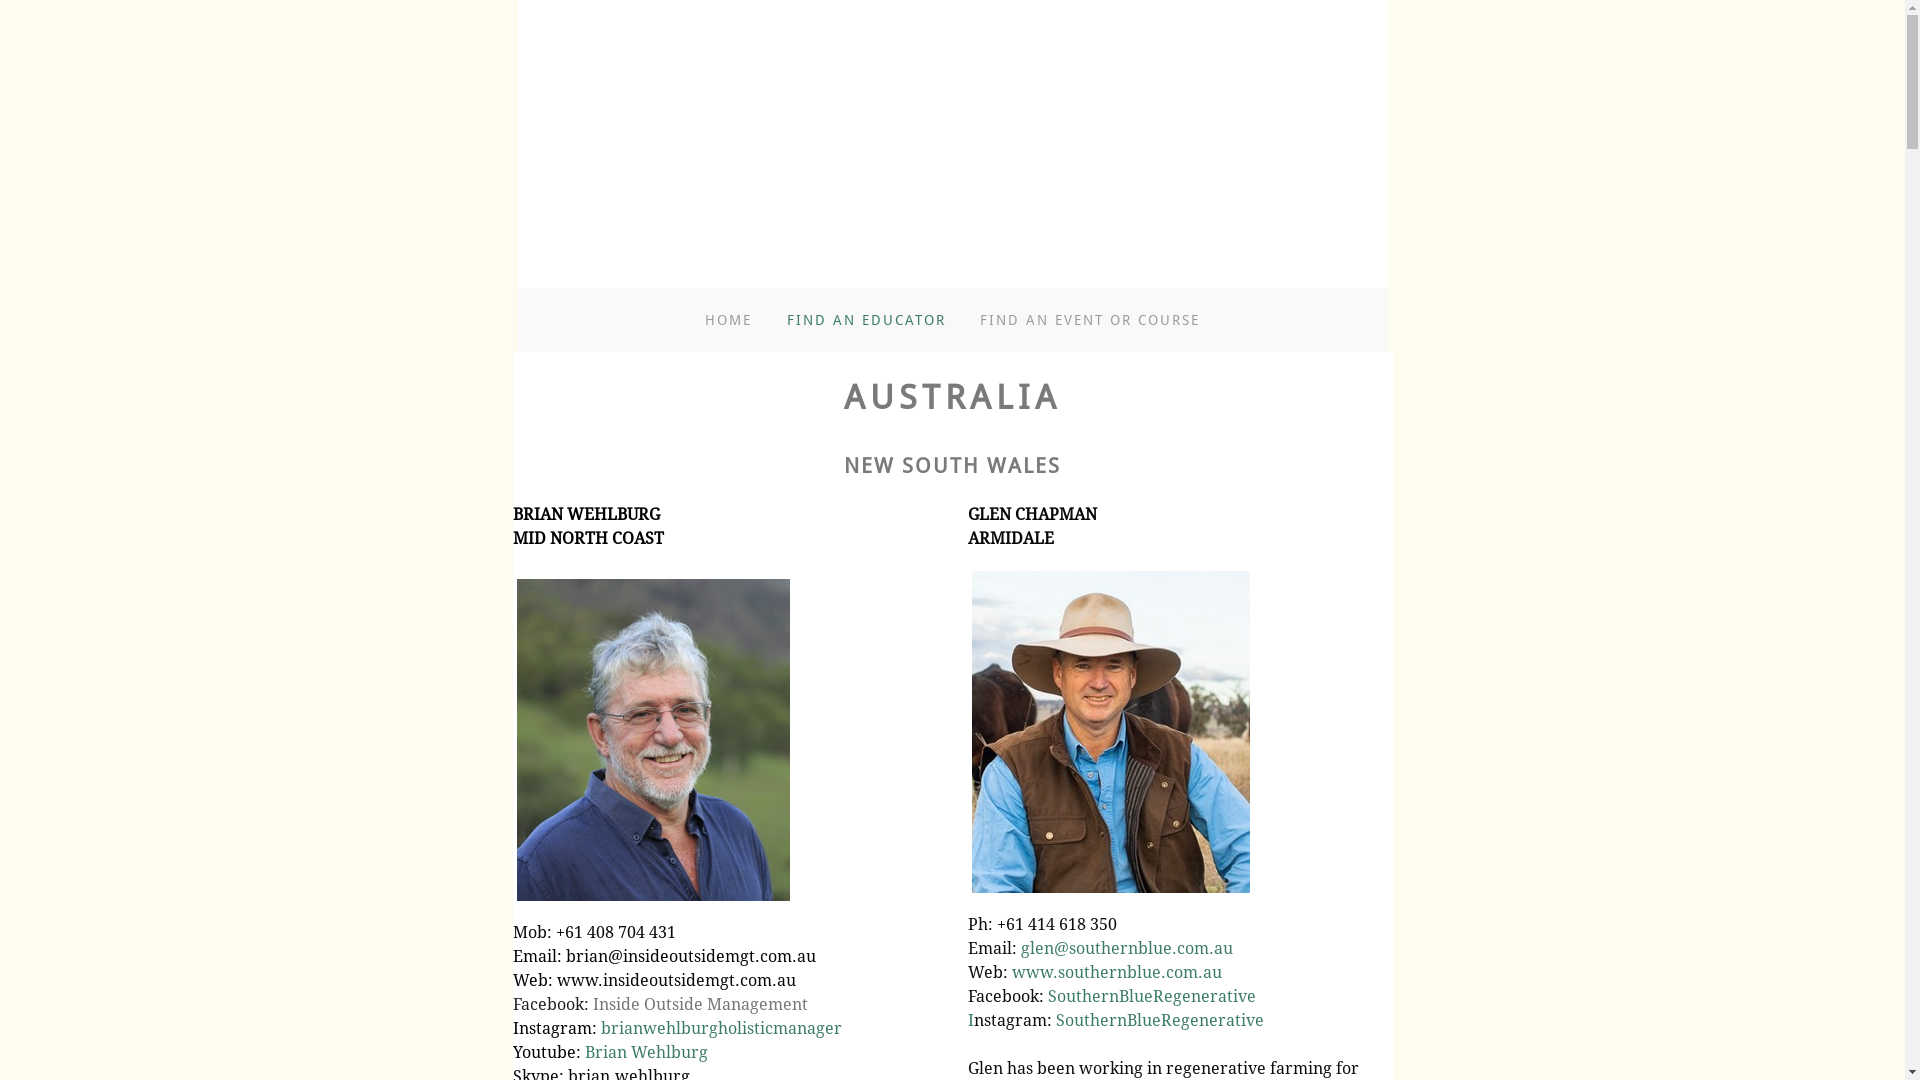  Describe the element at coordinates (1126, 947) in the screenshot. I see `'glen@southernblue.com.au'` at that location.